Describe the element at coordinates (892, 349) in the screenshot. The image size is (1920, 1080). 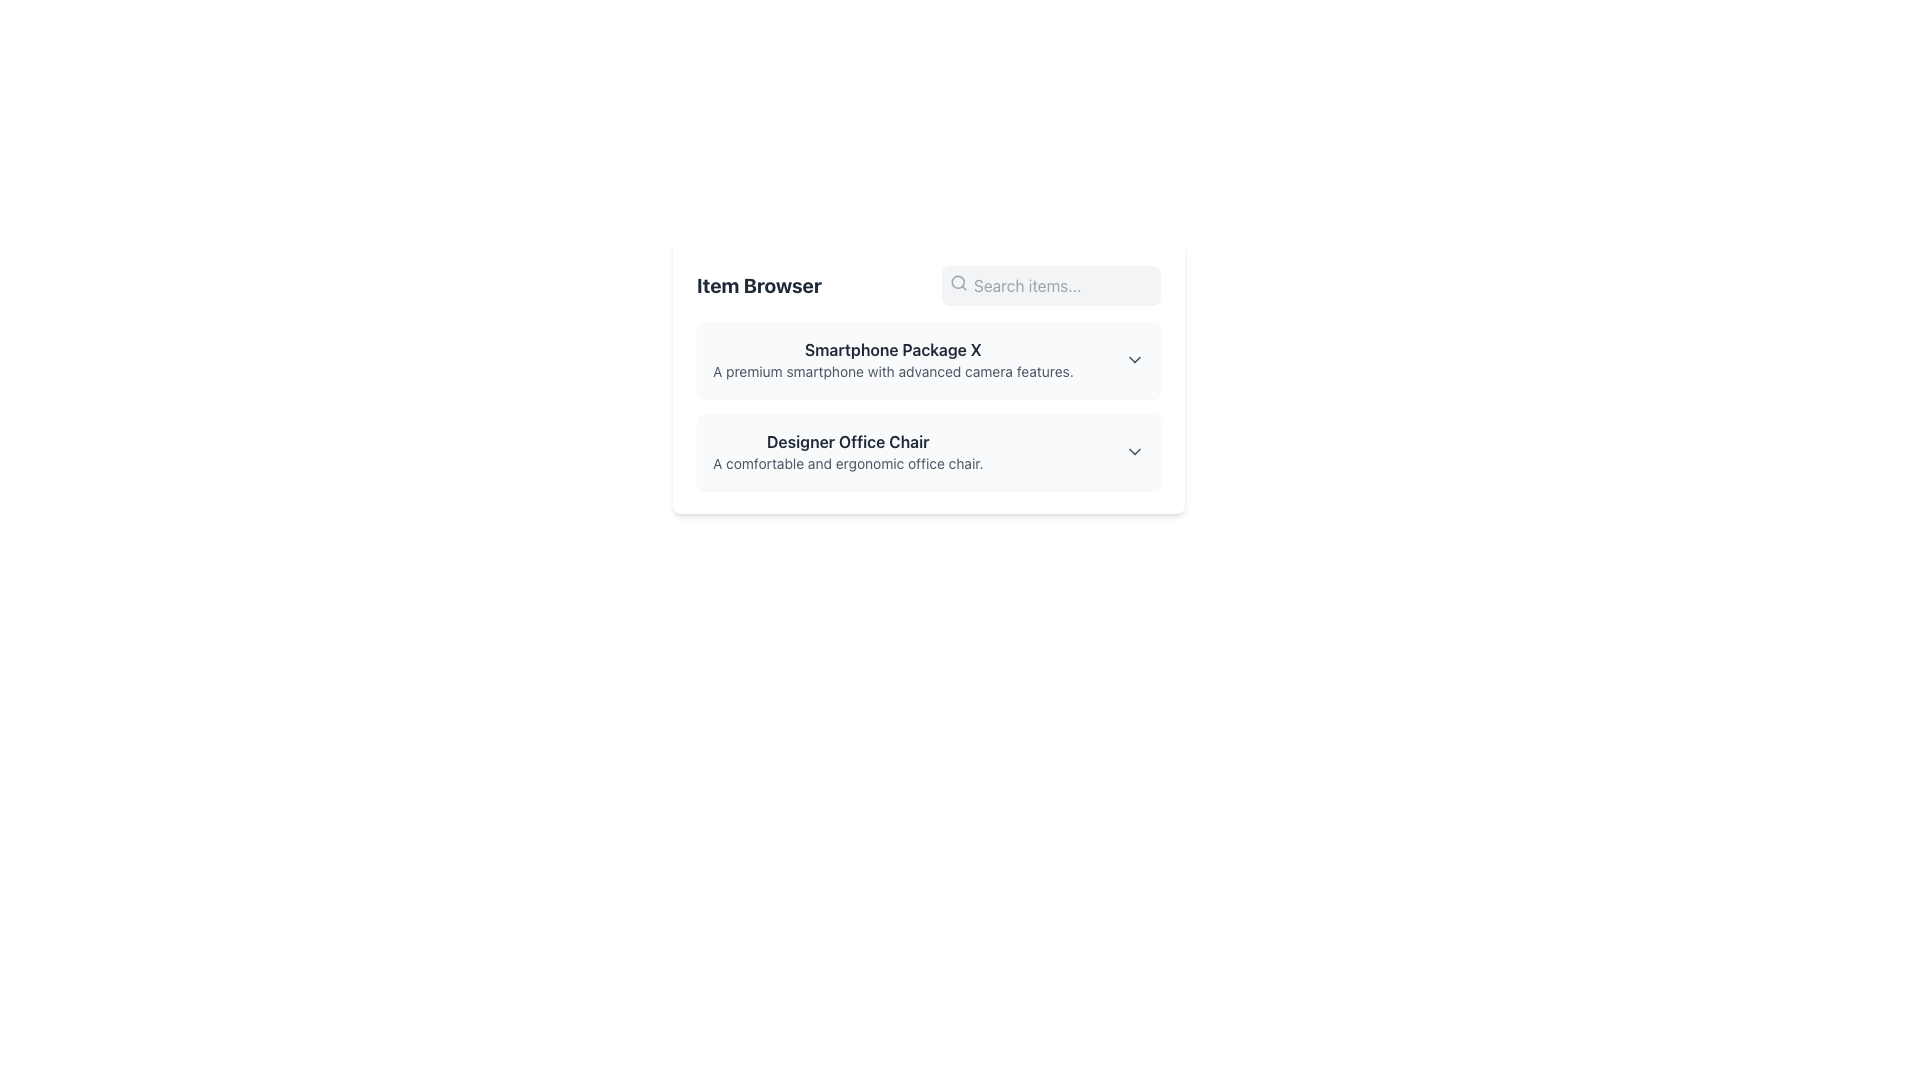
I see `text from the Text Label displaying 'Smartphone Package X' in bold at the top of the 'Item Browser' panel interface` at that location.